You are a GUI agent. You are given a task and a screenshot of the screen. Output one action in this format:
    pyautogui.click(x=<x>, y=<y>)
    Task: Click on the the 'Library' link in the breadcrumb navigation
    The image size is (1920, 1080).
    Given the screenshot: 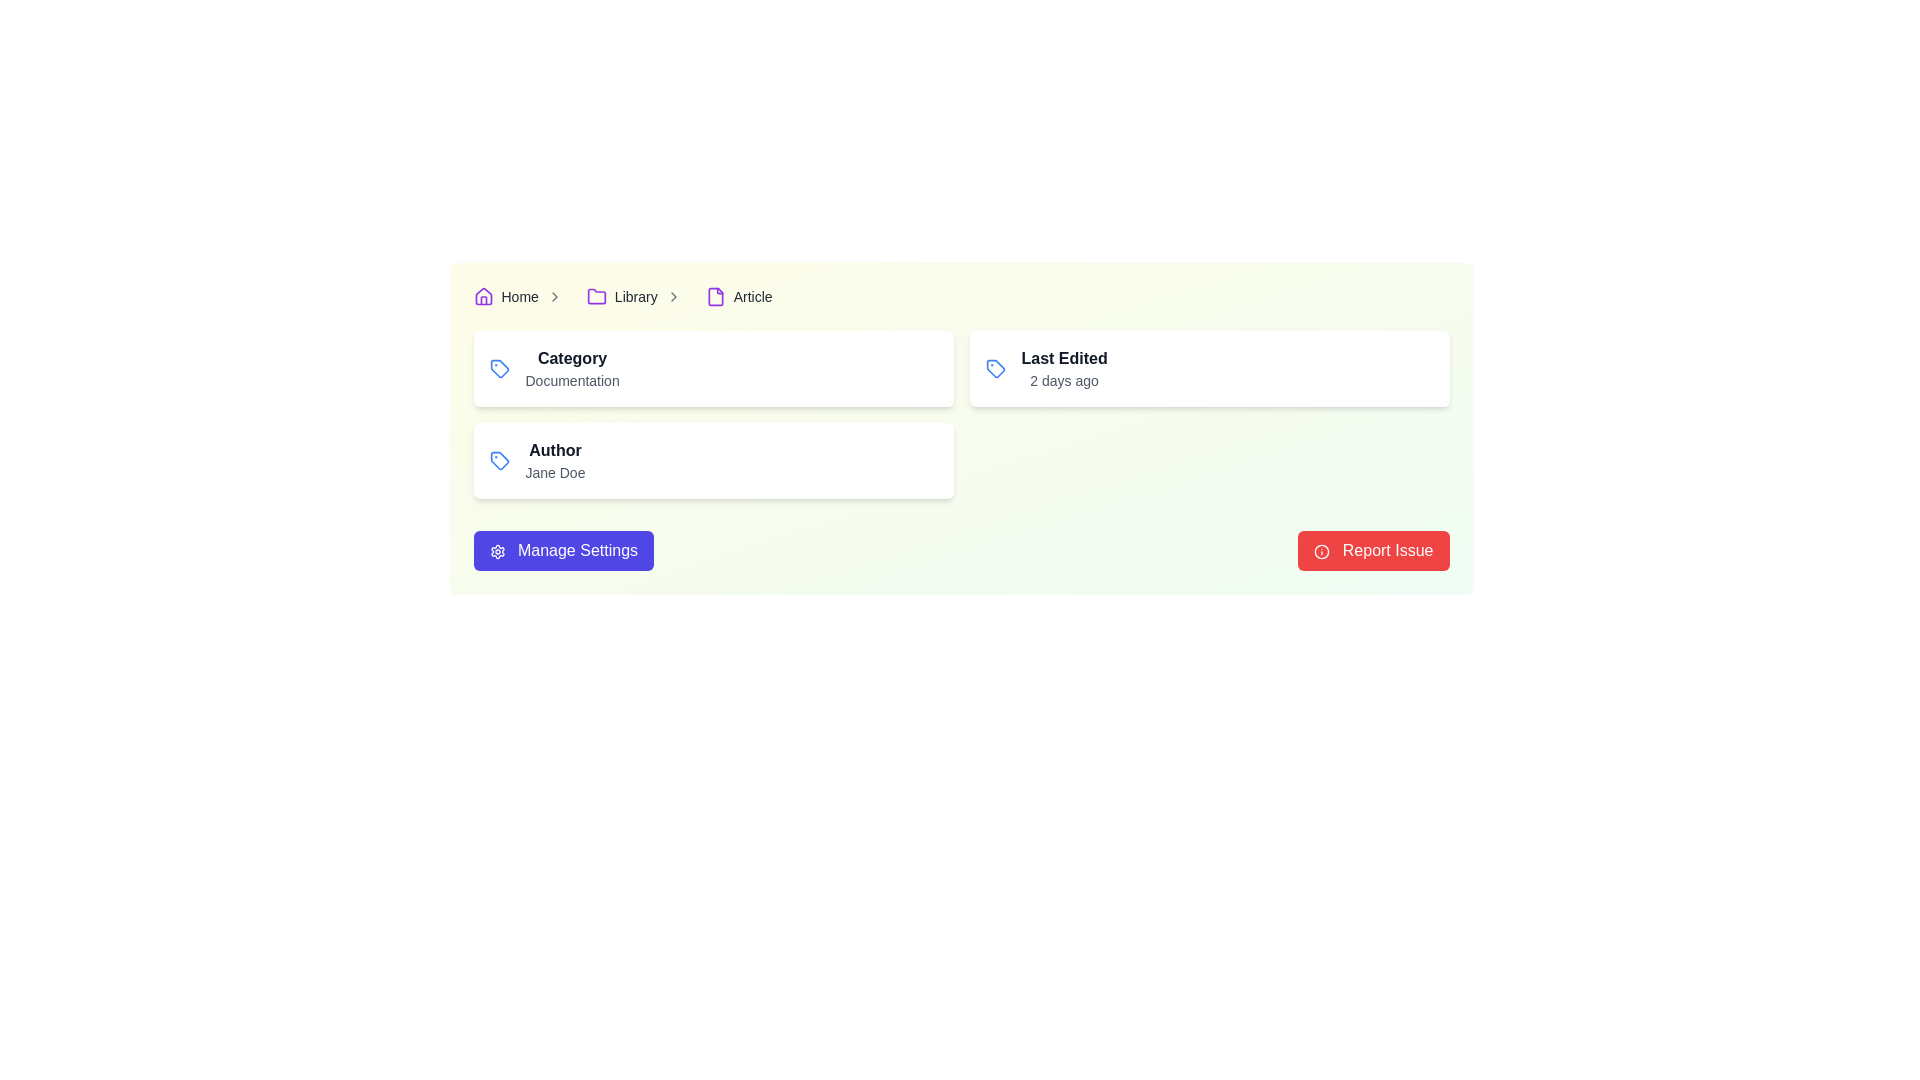 What is the action you would take?
    pyautogui.click(x=634, y=297)
    